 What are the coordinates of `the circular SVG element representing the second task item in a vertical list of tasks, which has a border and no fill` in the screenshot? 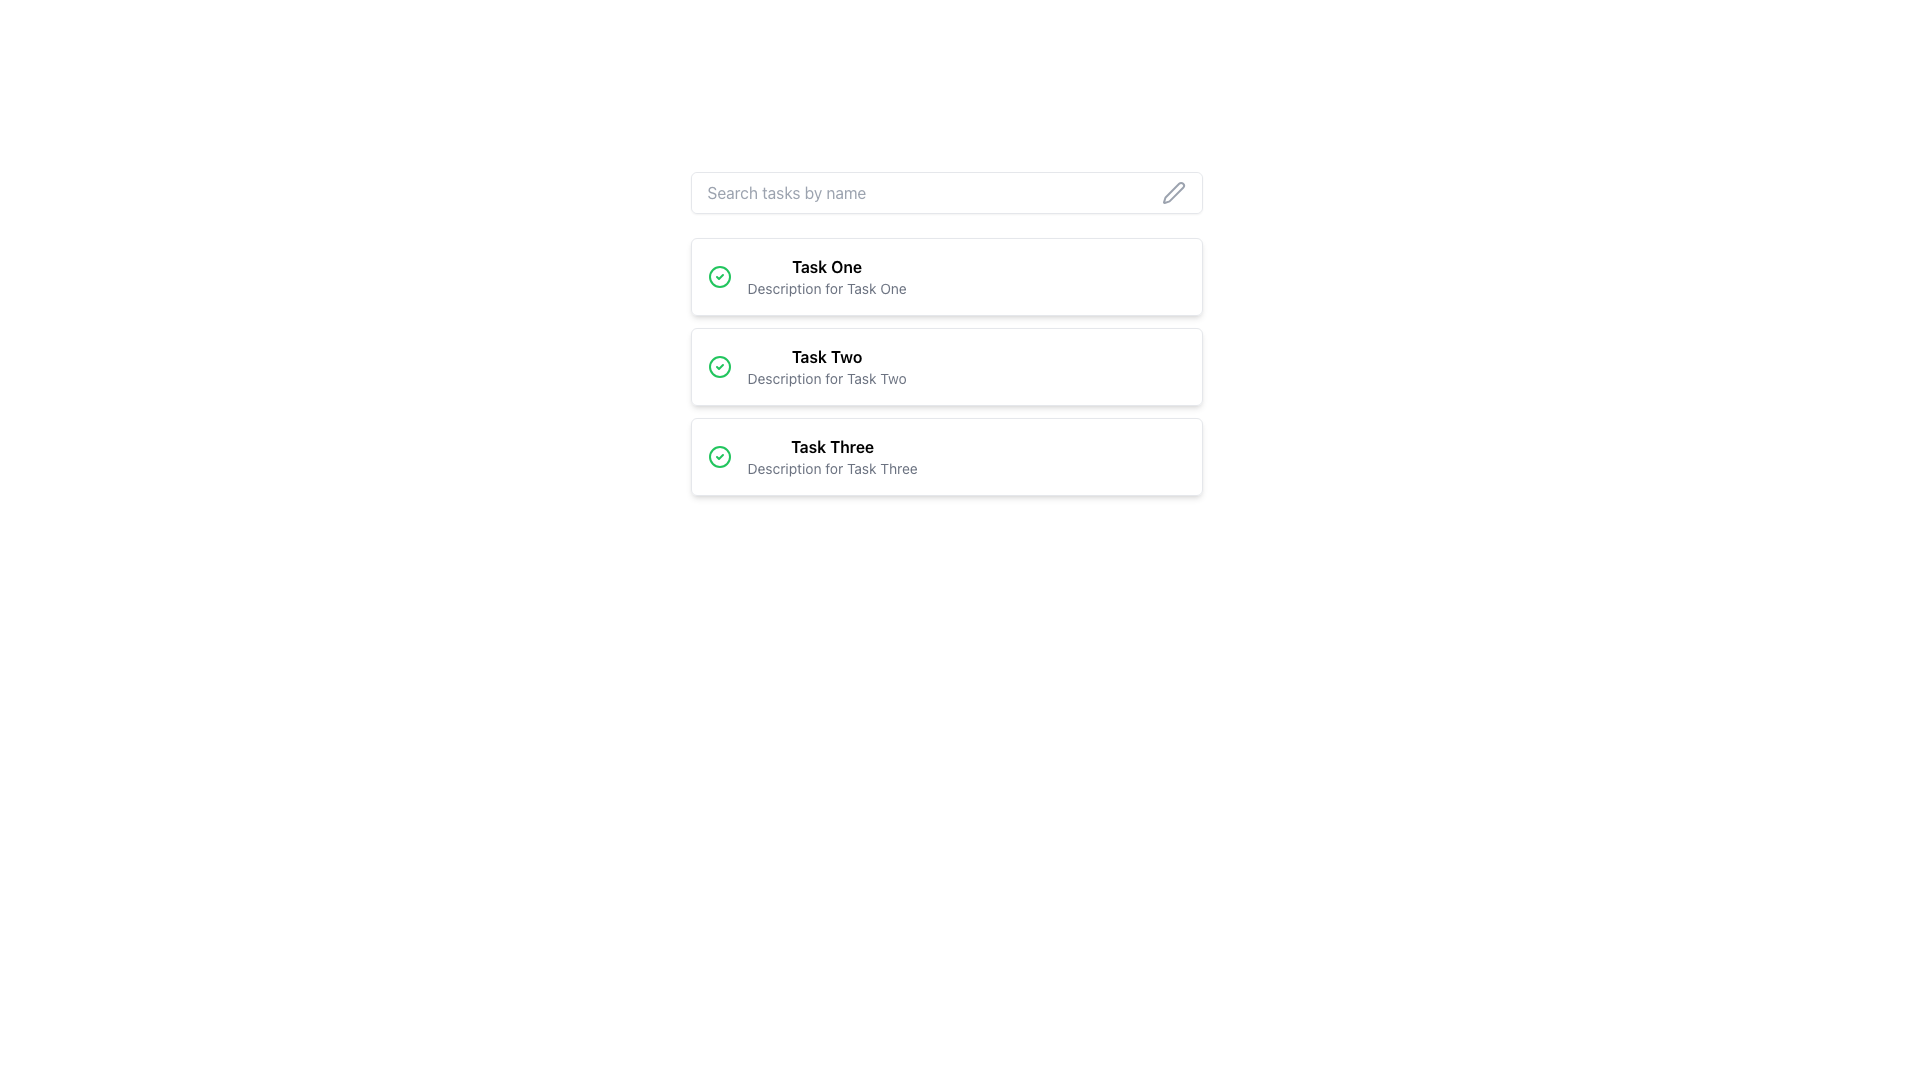 It's located at (719, 366).